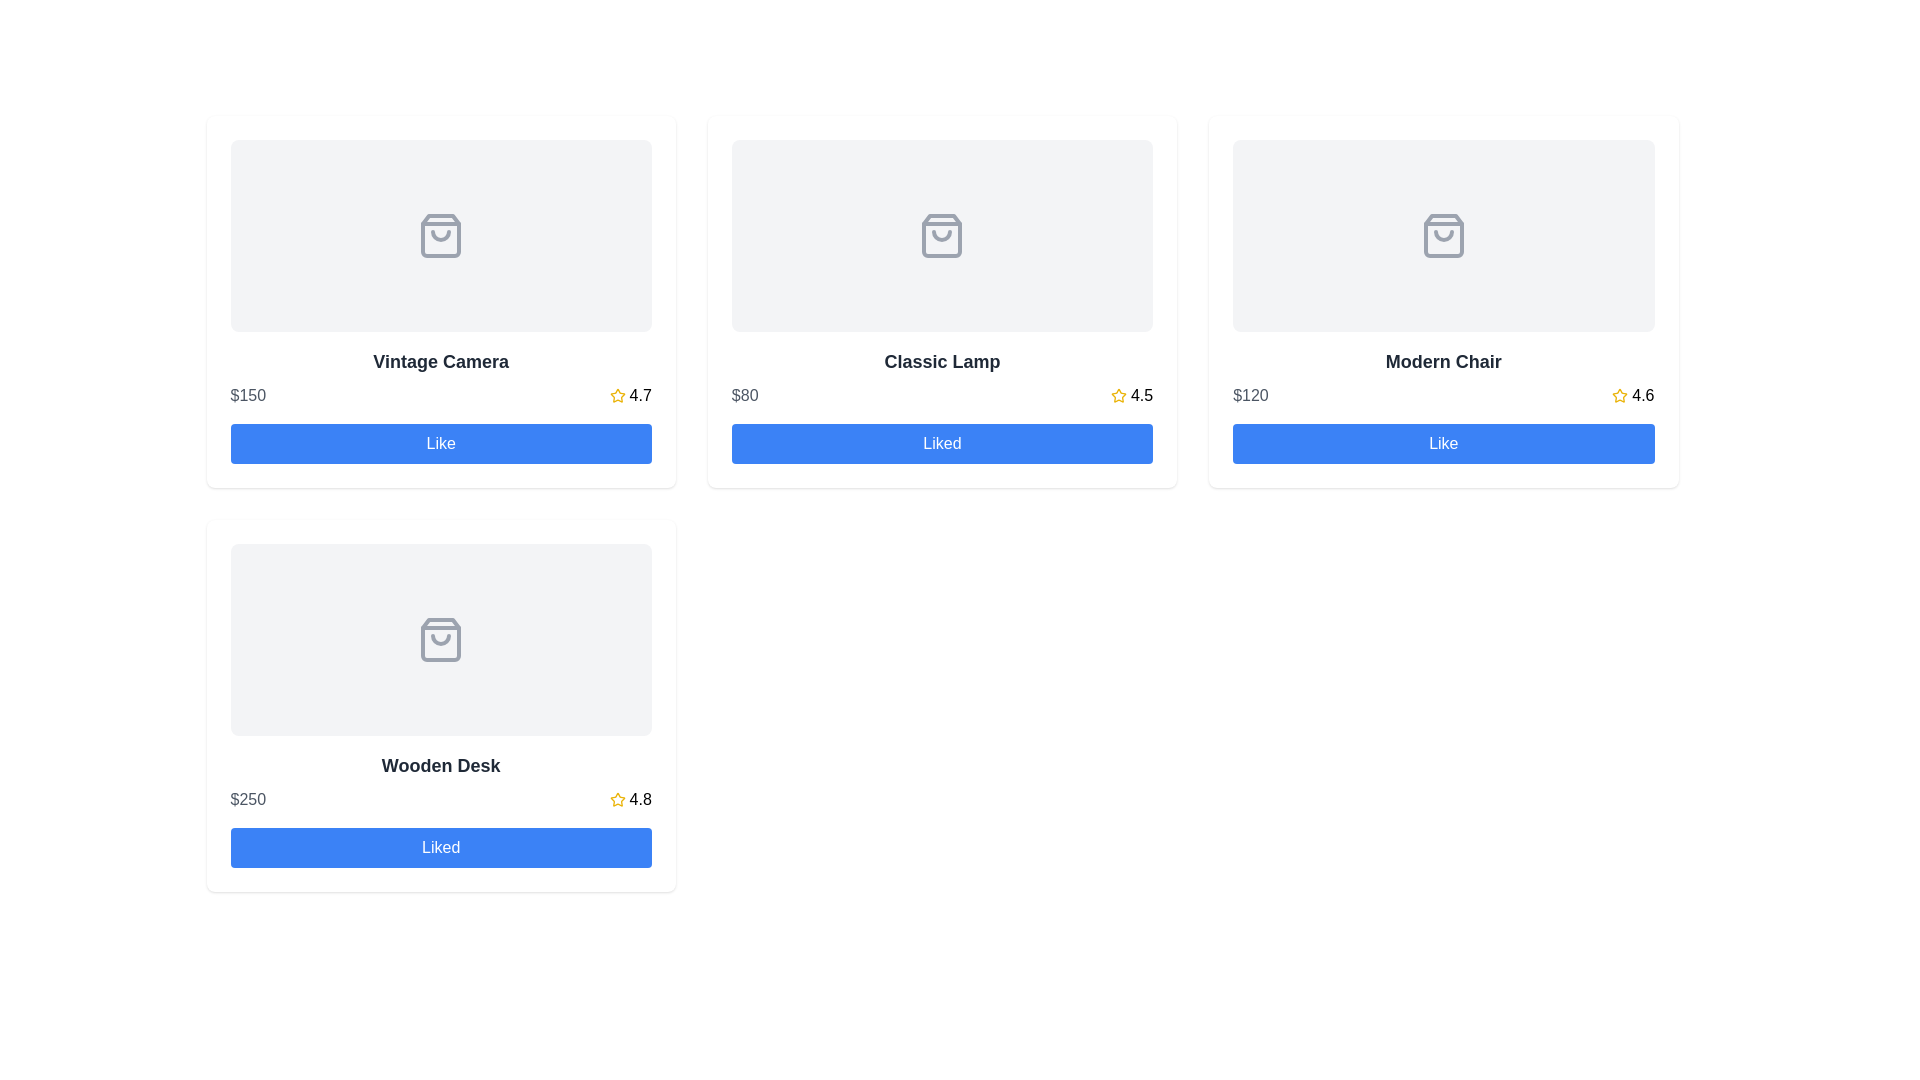 This screenshot has height=1080, width=1920. I want to click on text label that provides details about a product, including its name, price, and rating, located in the second column of the top row, beneath the image placeholder, and above the 'Liked' button, so click(941, 378).